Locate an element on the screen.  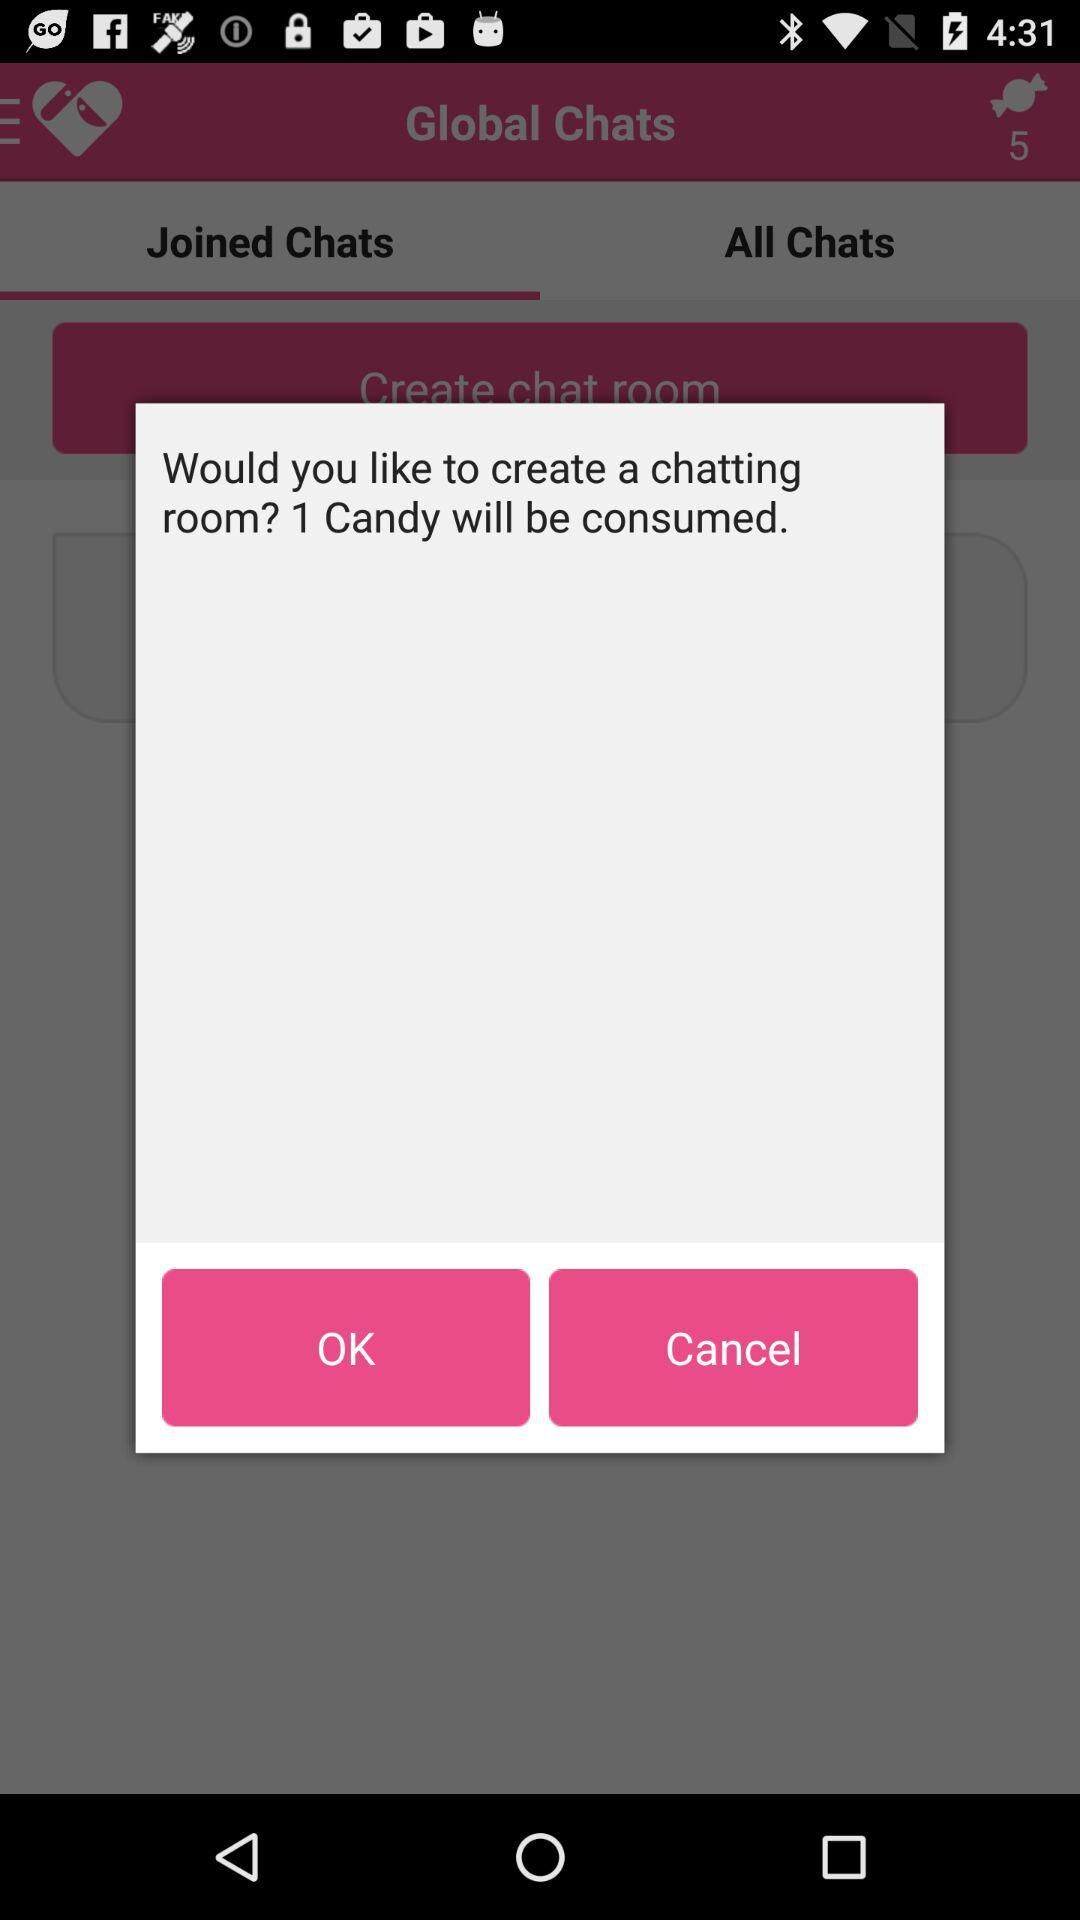
app next to cancel icon is located at coordinates (345, 1347).